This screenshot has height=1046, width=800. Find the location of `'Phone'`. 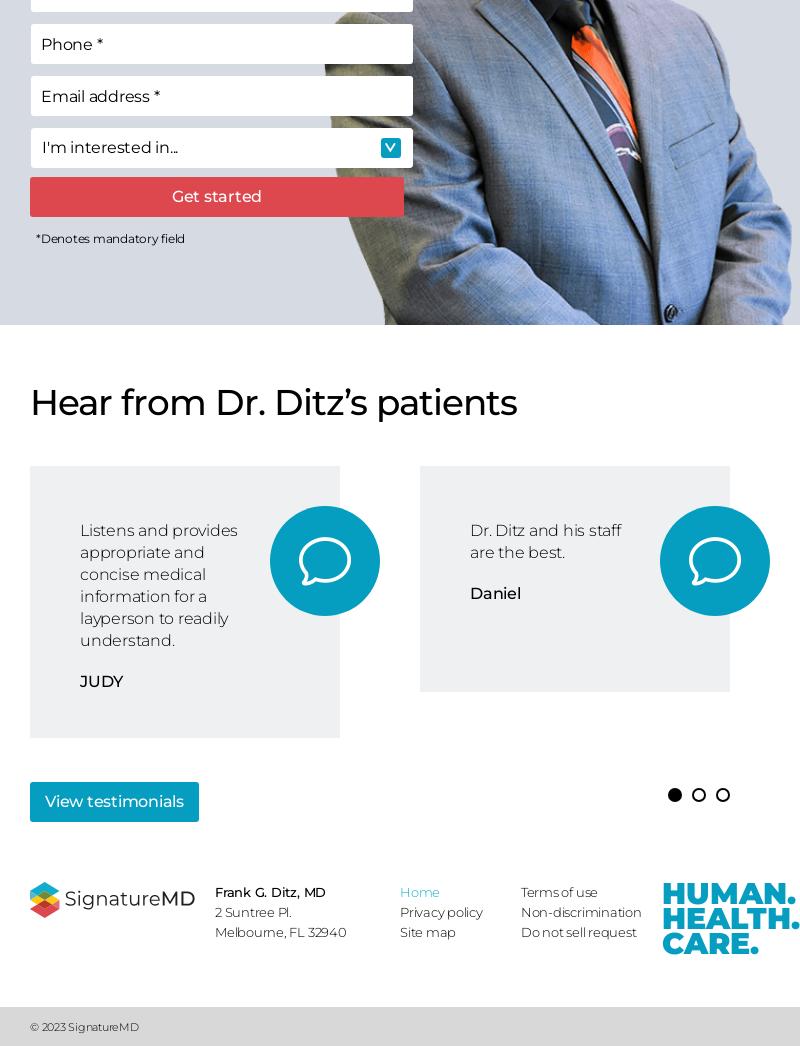

'Phone' is located at coordinates (65, 42).